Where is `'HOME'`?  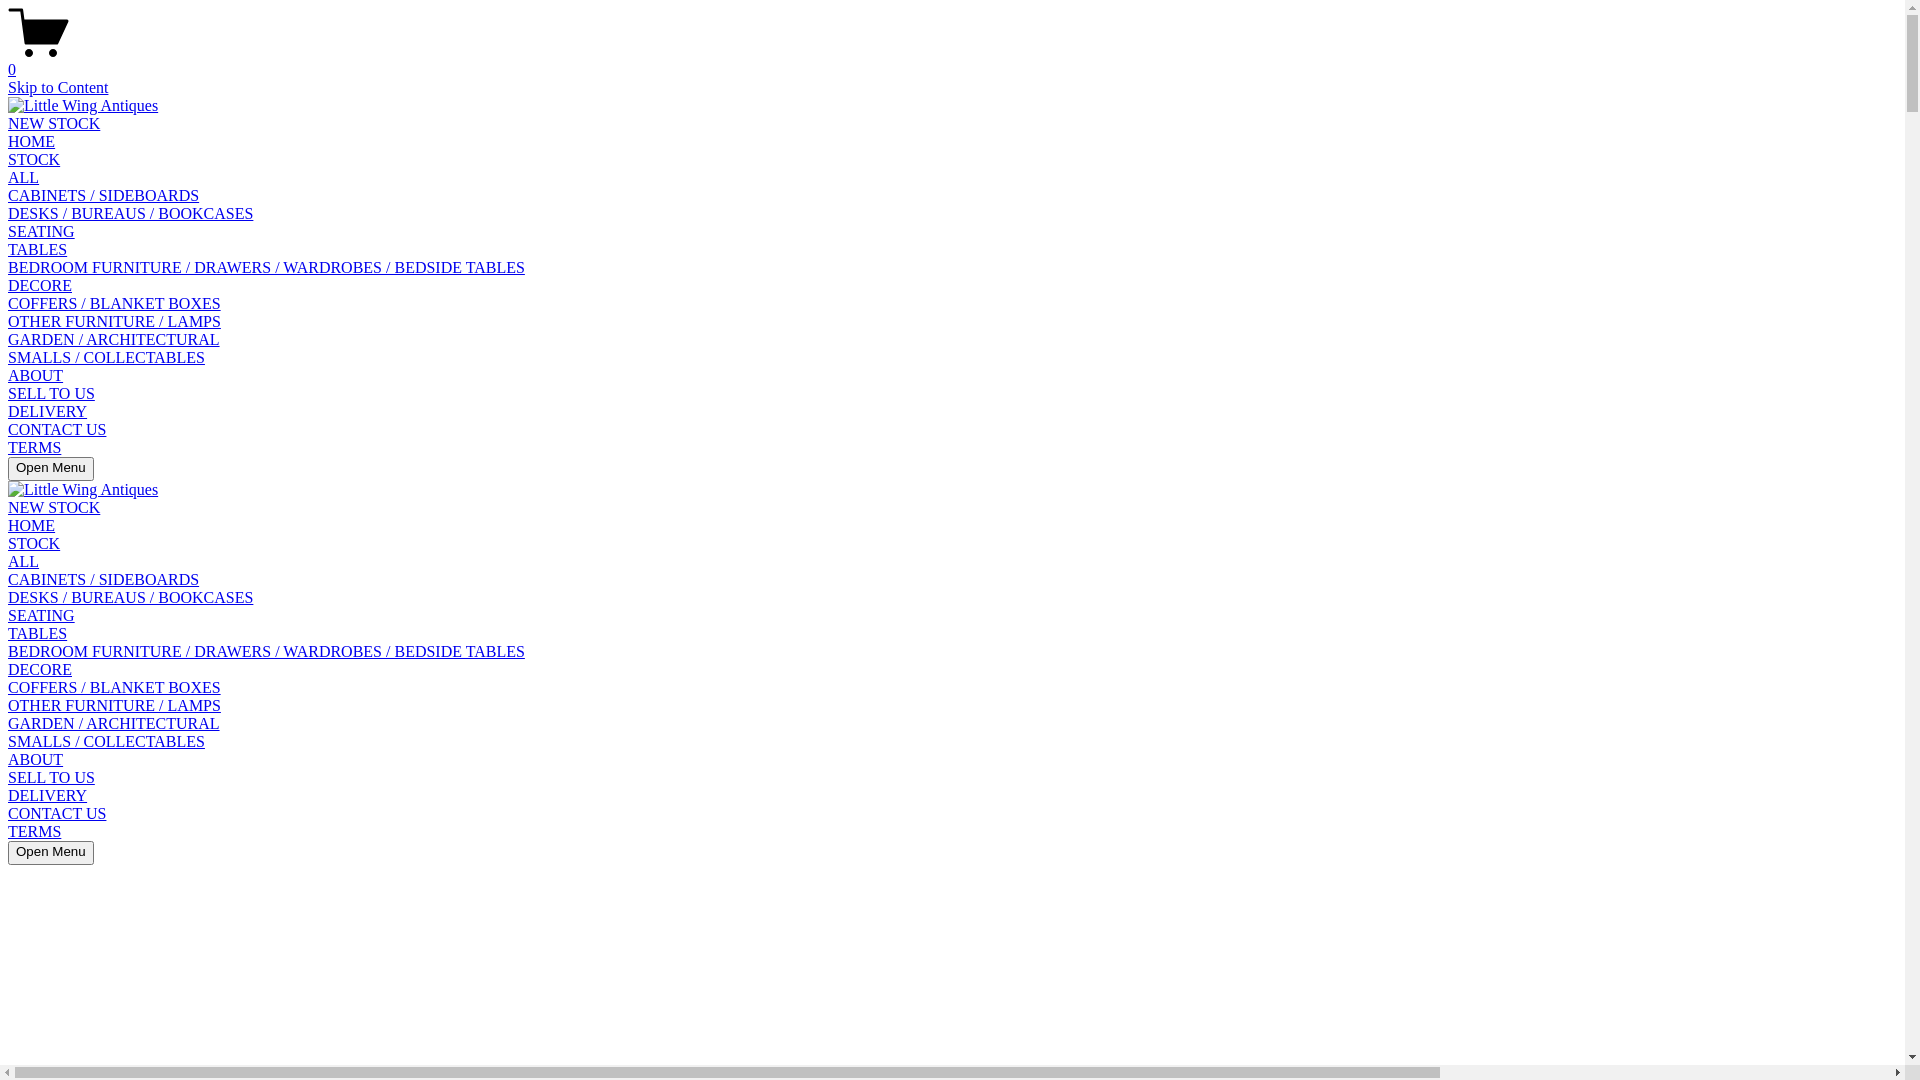 'HOME' is located at coordinates (31, 140).